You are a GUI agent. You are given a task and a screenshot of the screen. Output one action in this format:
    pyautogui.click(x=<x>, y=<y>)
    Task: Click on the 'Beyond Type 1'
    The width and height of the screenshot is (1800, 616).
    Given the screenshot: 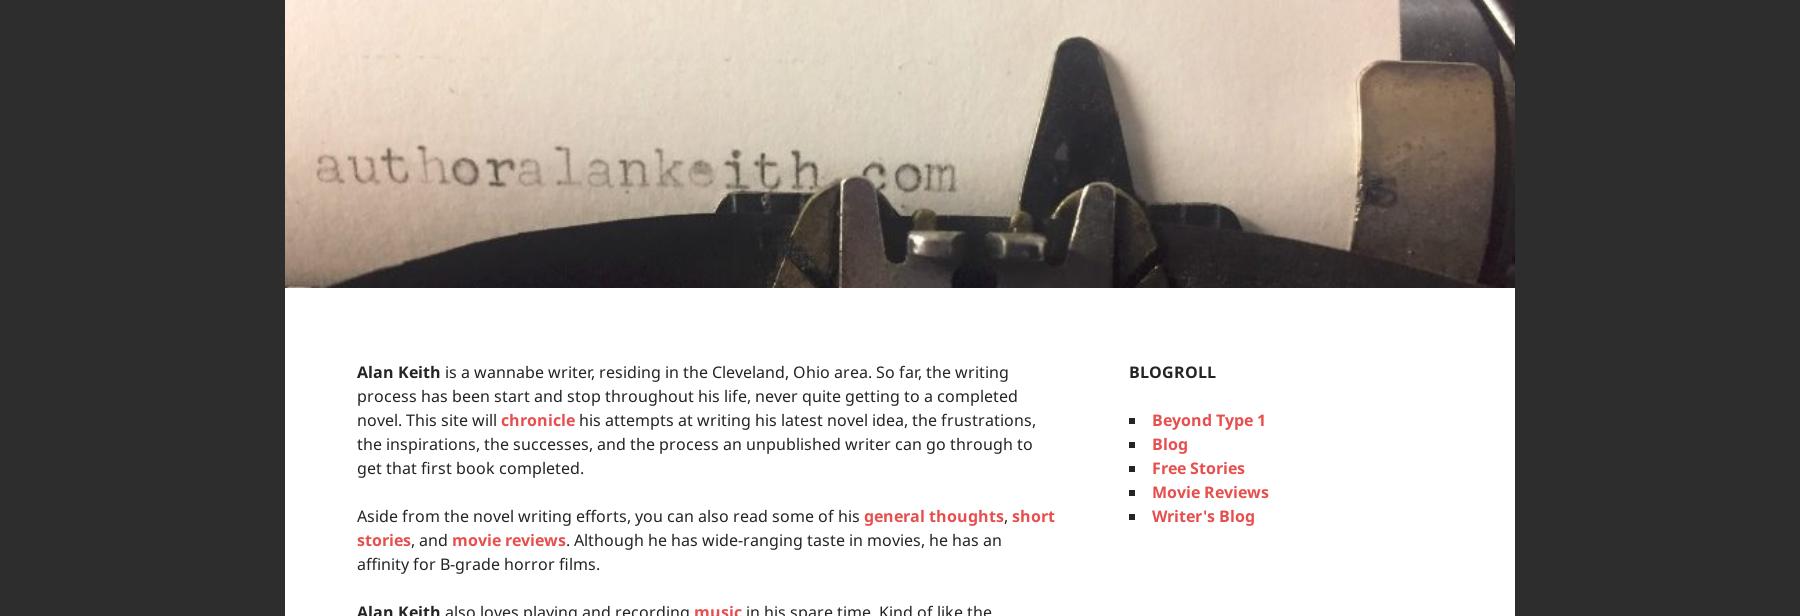 What is the action you would take?
    pyautogui.click(x=1208, y=419)
    